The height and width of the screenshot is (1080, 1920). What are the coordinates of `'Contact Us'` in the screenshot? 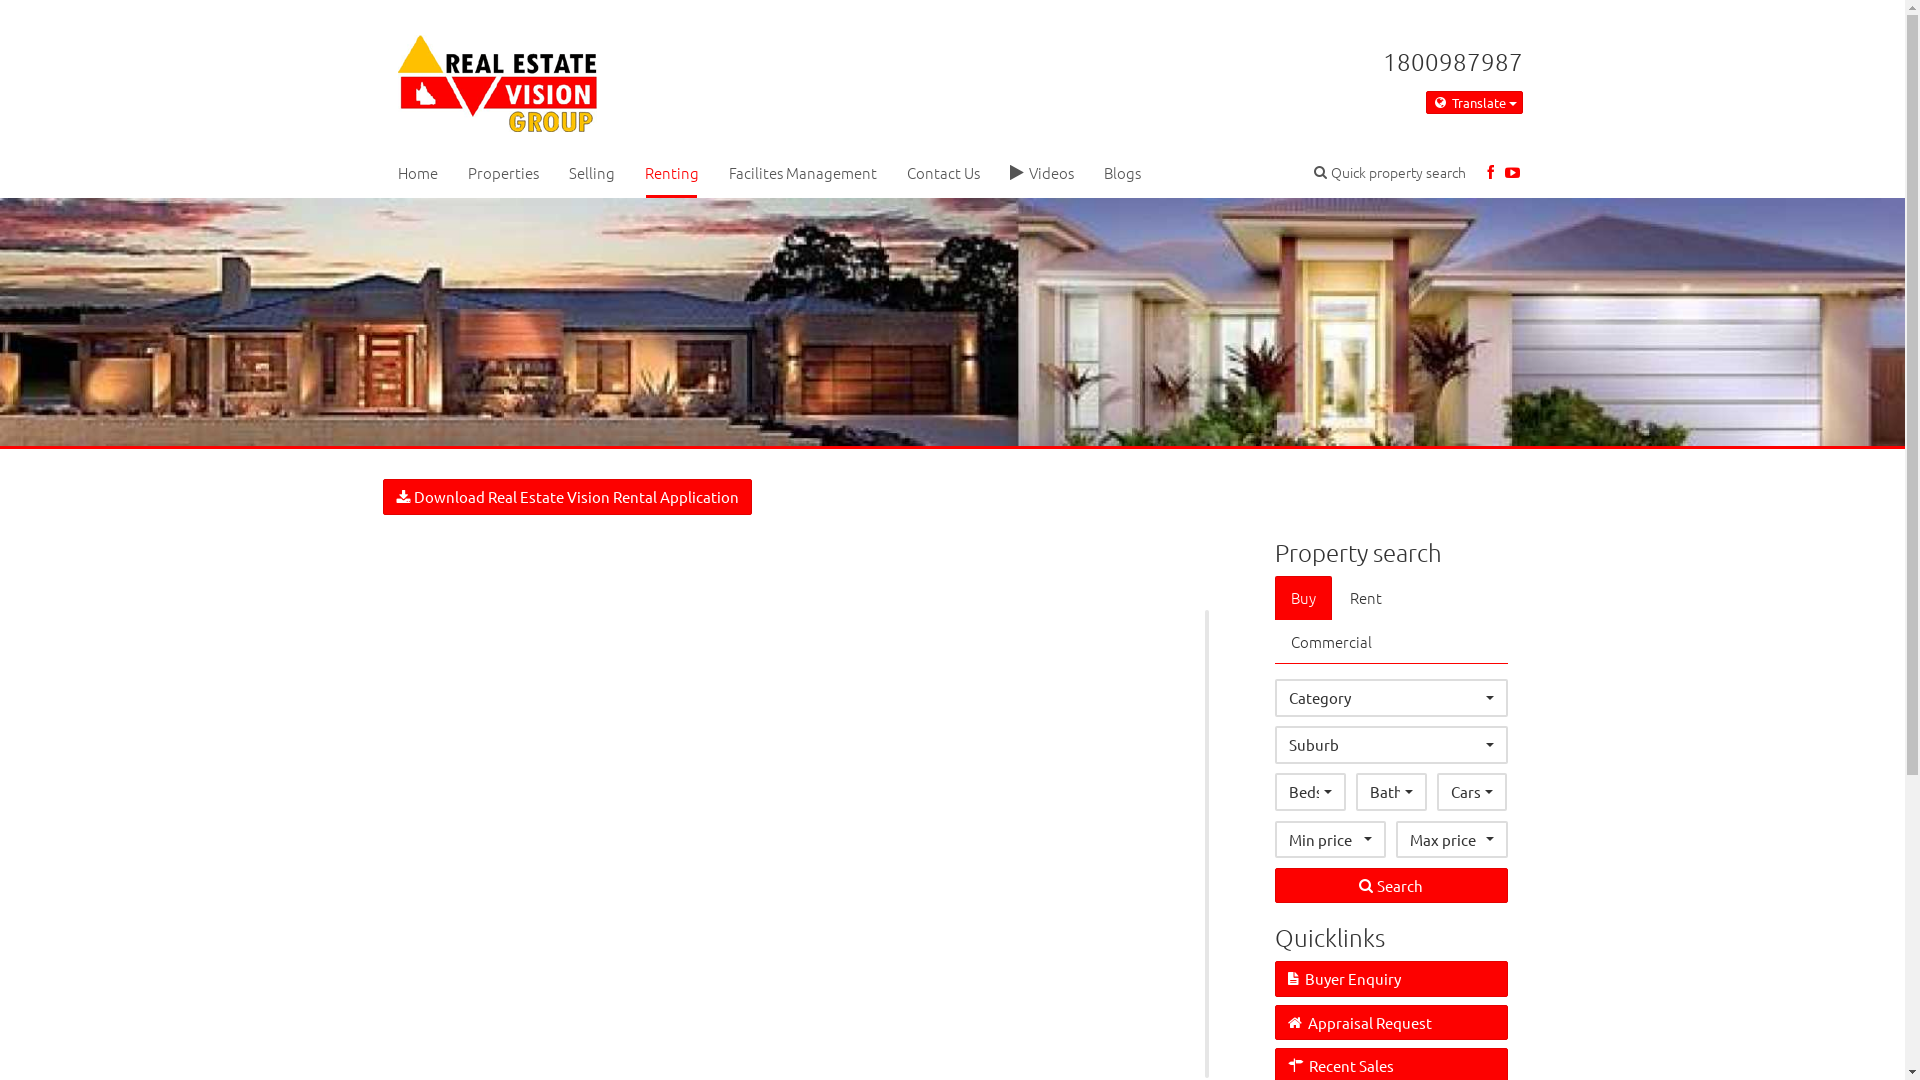 It's located at (891, 171).